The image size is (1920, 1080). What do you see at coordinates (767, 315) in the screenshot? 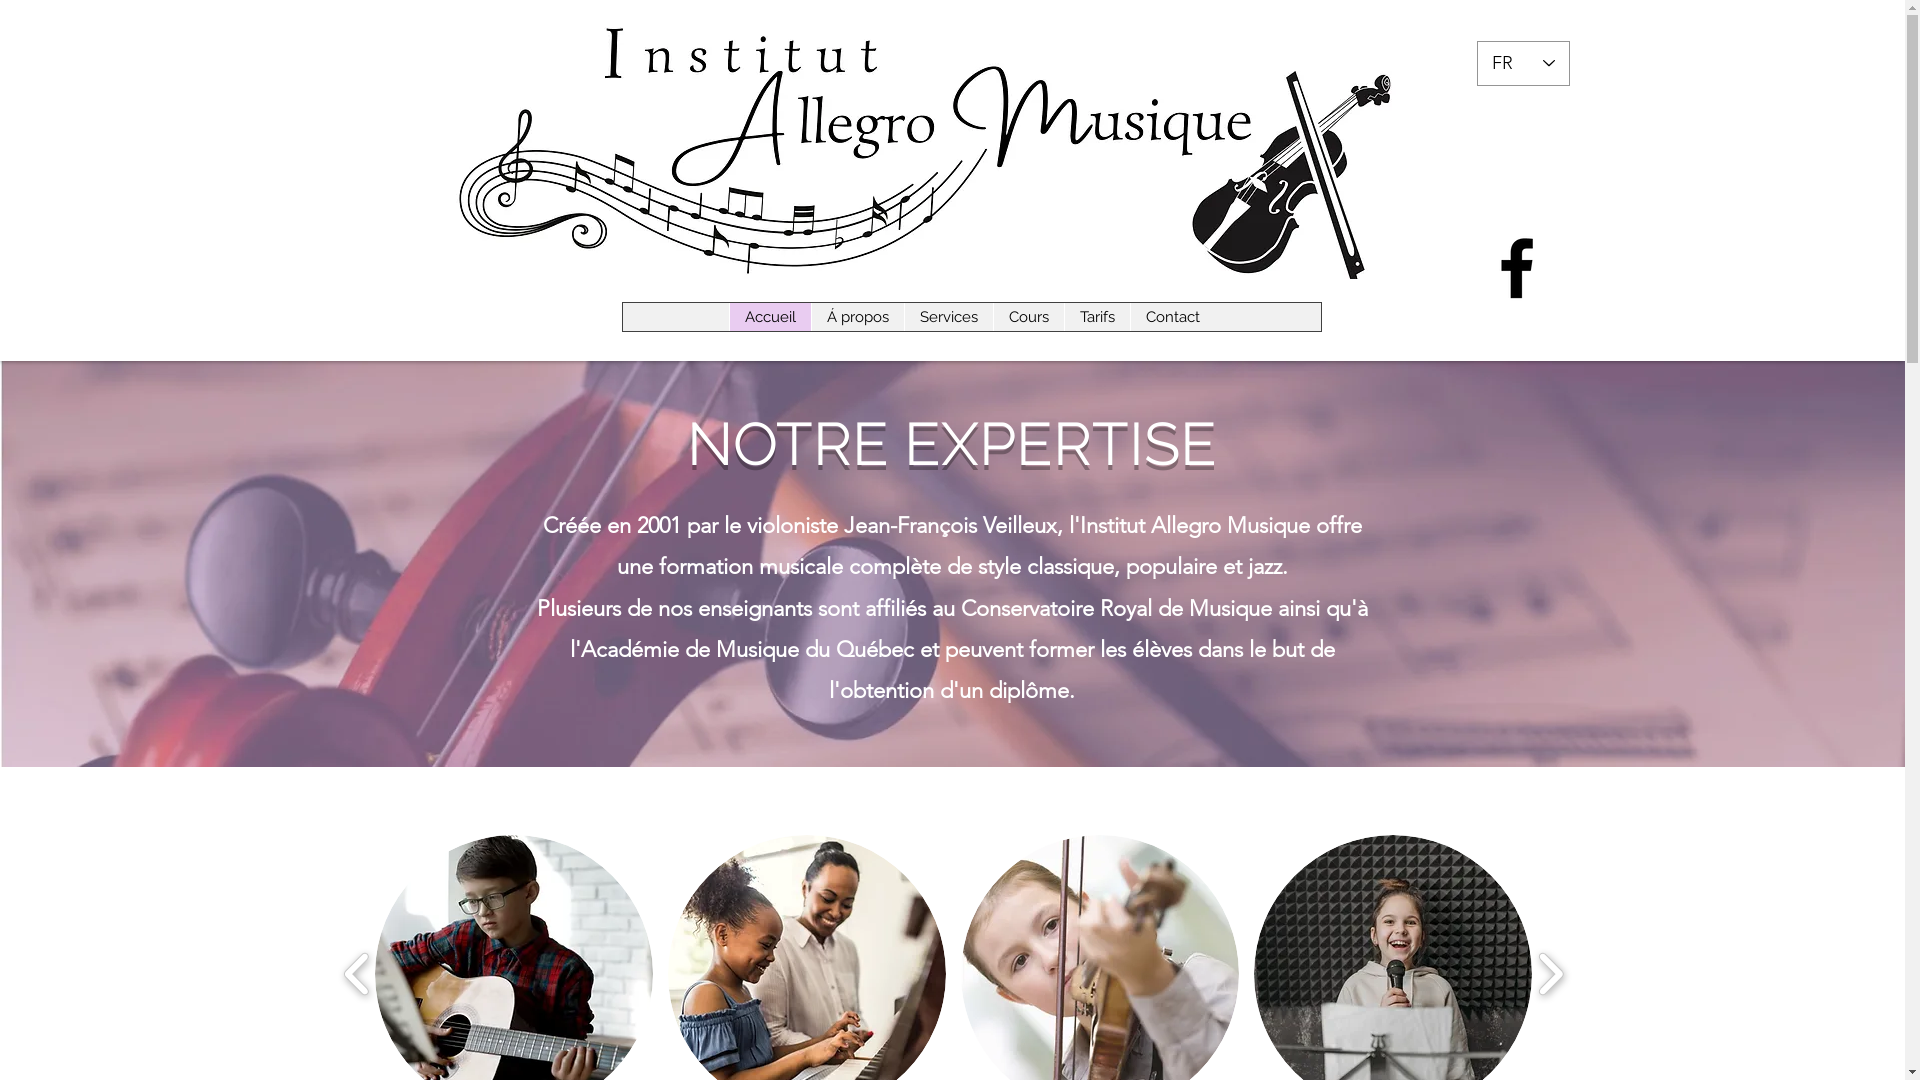
I see `'Accueil'` at bounding box center [767, 315].